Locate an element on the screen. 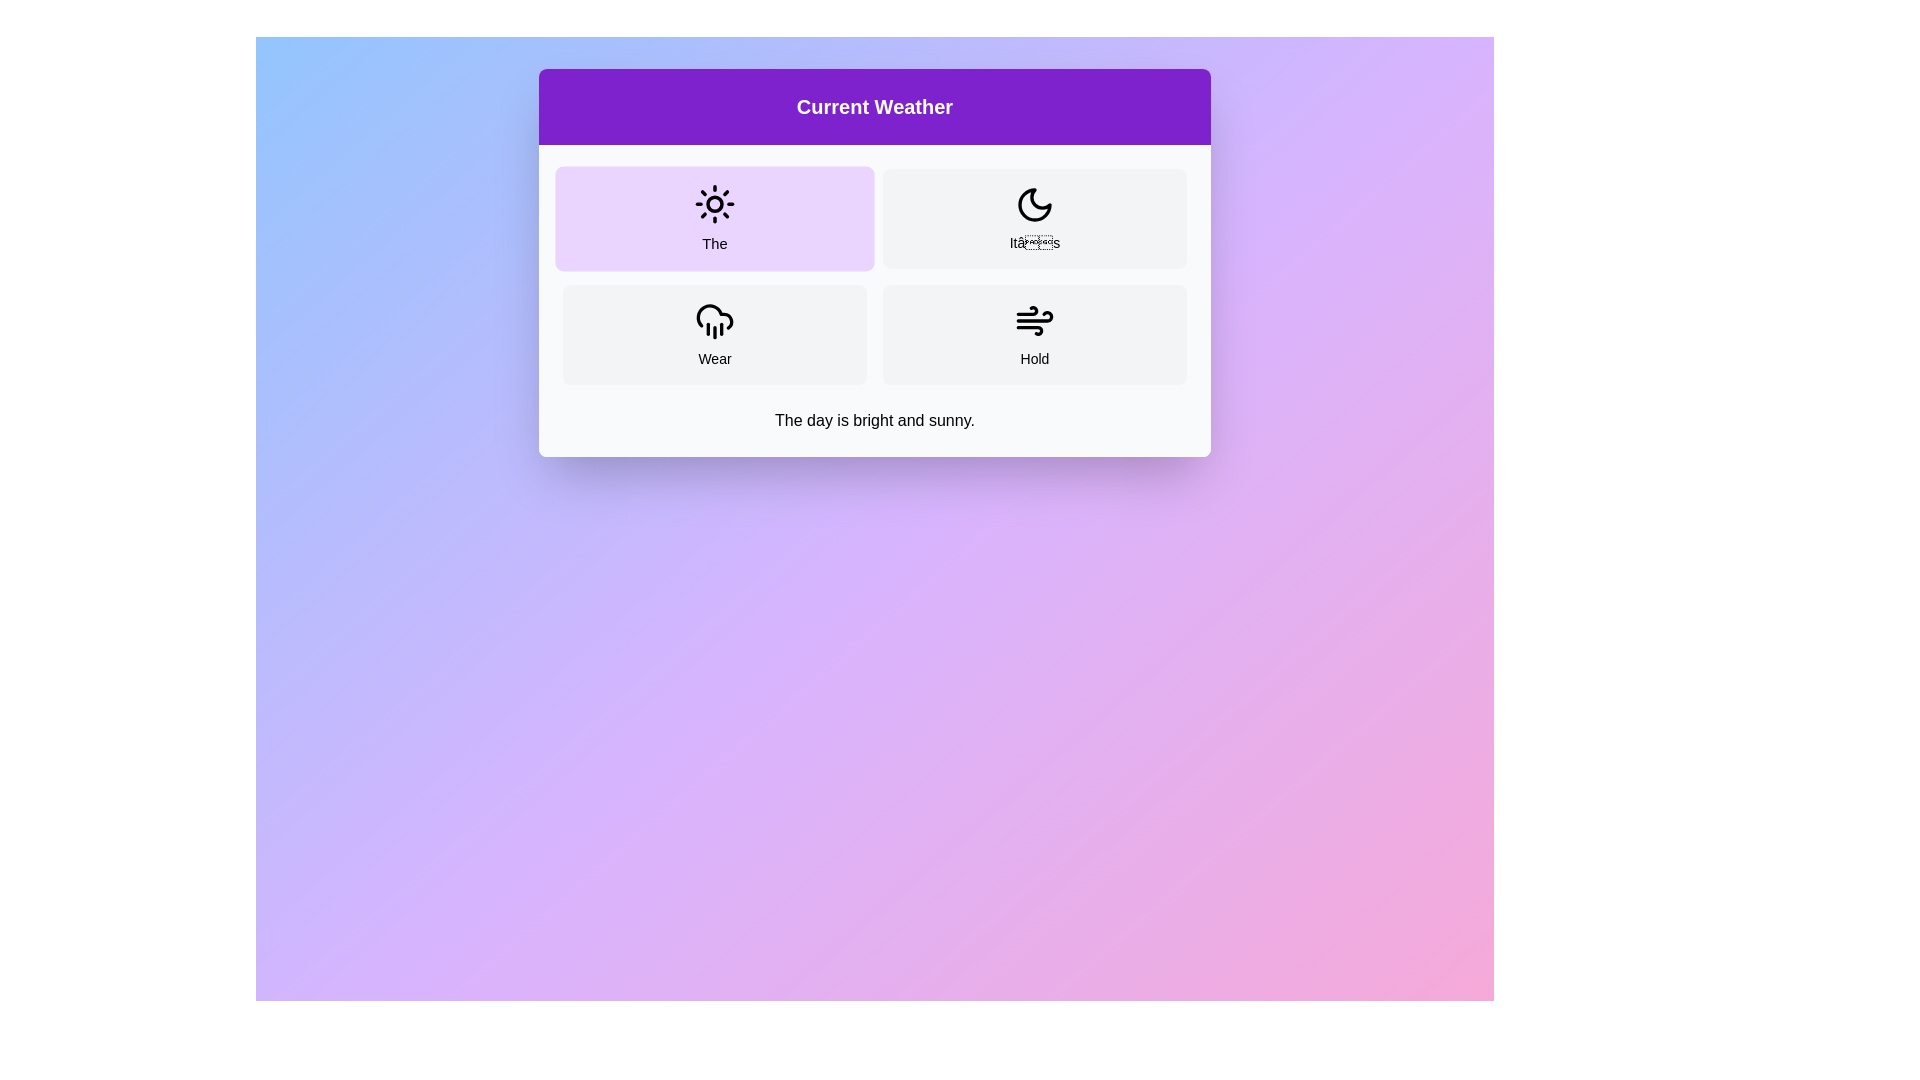 The image size is (1920, 1080). the background to change its visual appearance is located at coordinates (767, 384).